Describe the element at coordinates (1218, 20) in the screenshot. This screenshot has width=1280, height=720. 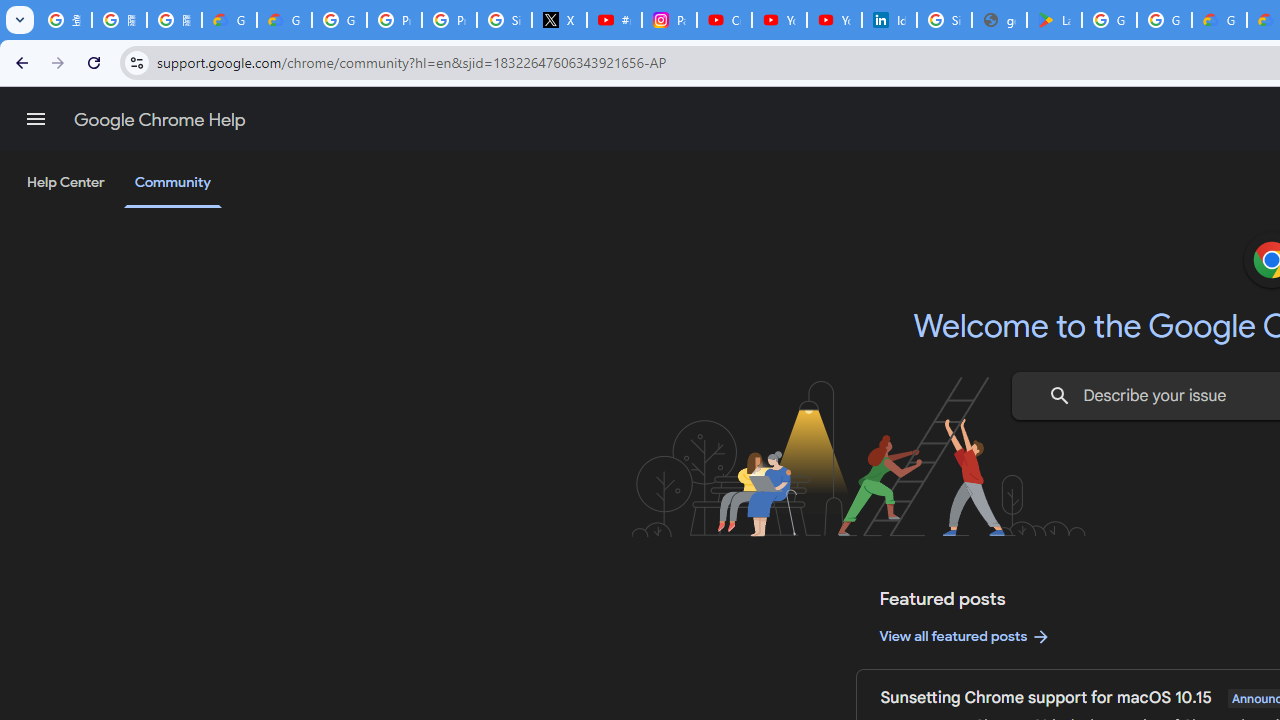
I see `'Government | Google Cloud'` at that location.